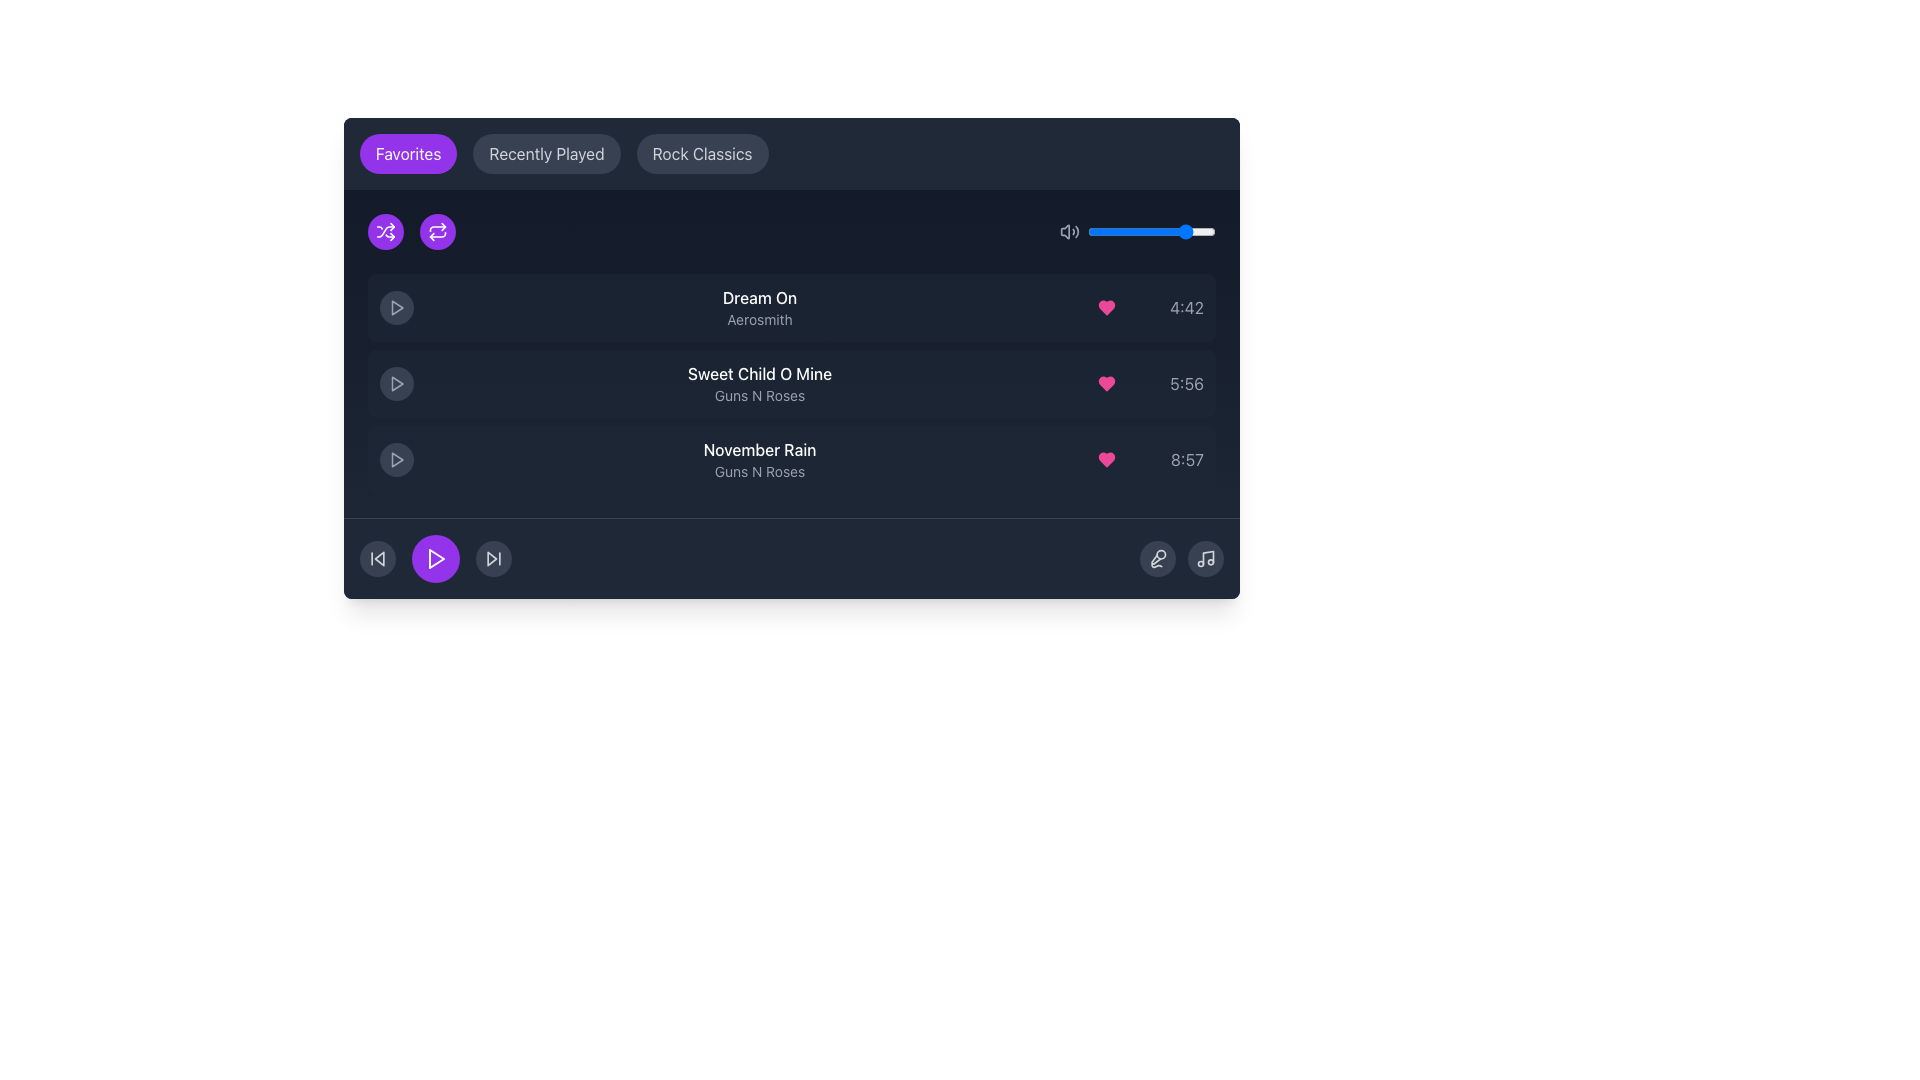  Describe the element at coordinates (385, 230) in the screenshot. I see `the shuffle mode button, which is the second icon from the left in a horizontal row at the top-left corner of the app interface` at that location.